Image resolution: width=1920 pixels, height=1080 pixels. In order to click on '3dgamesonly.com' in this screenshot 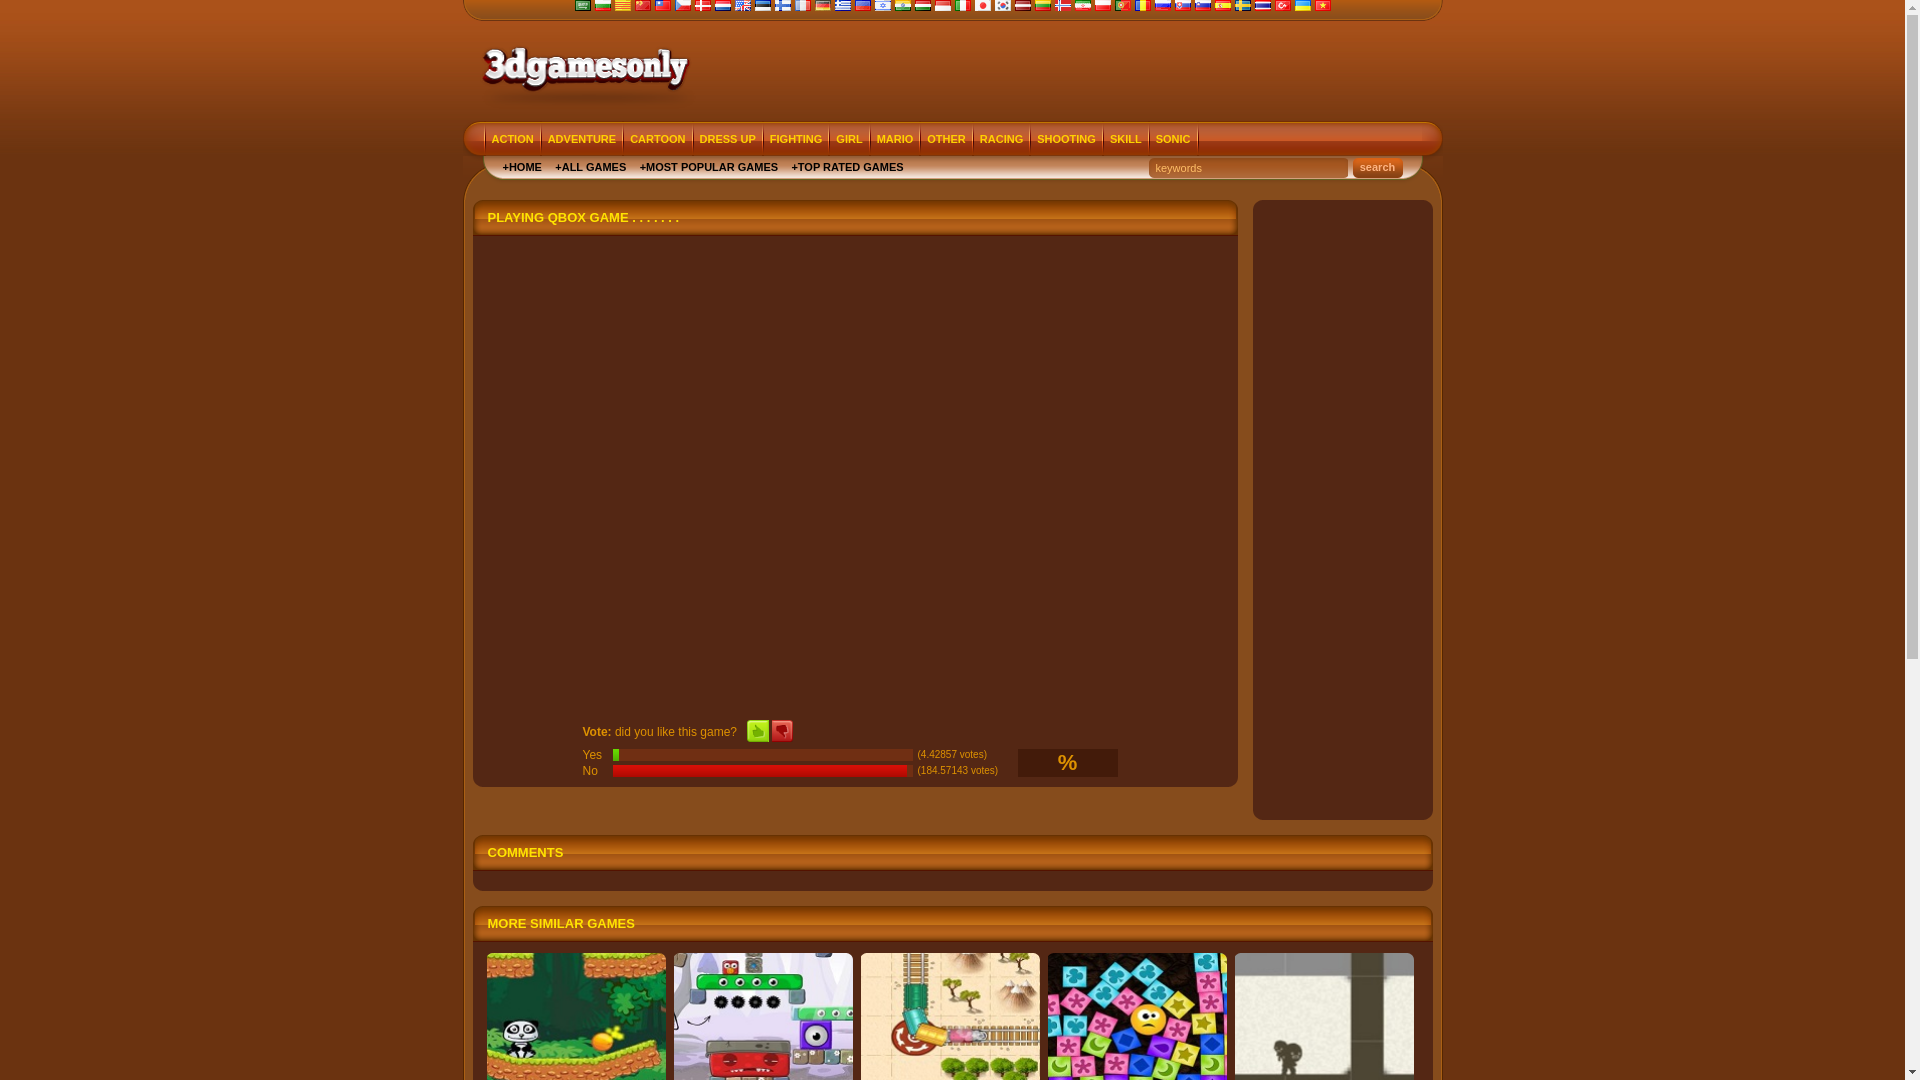, I will do `click(581, 65)`.